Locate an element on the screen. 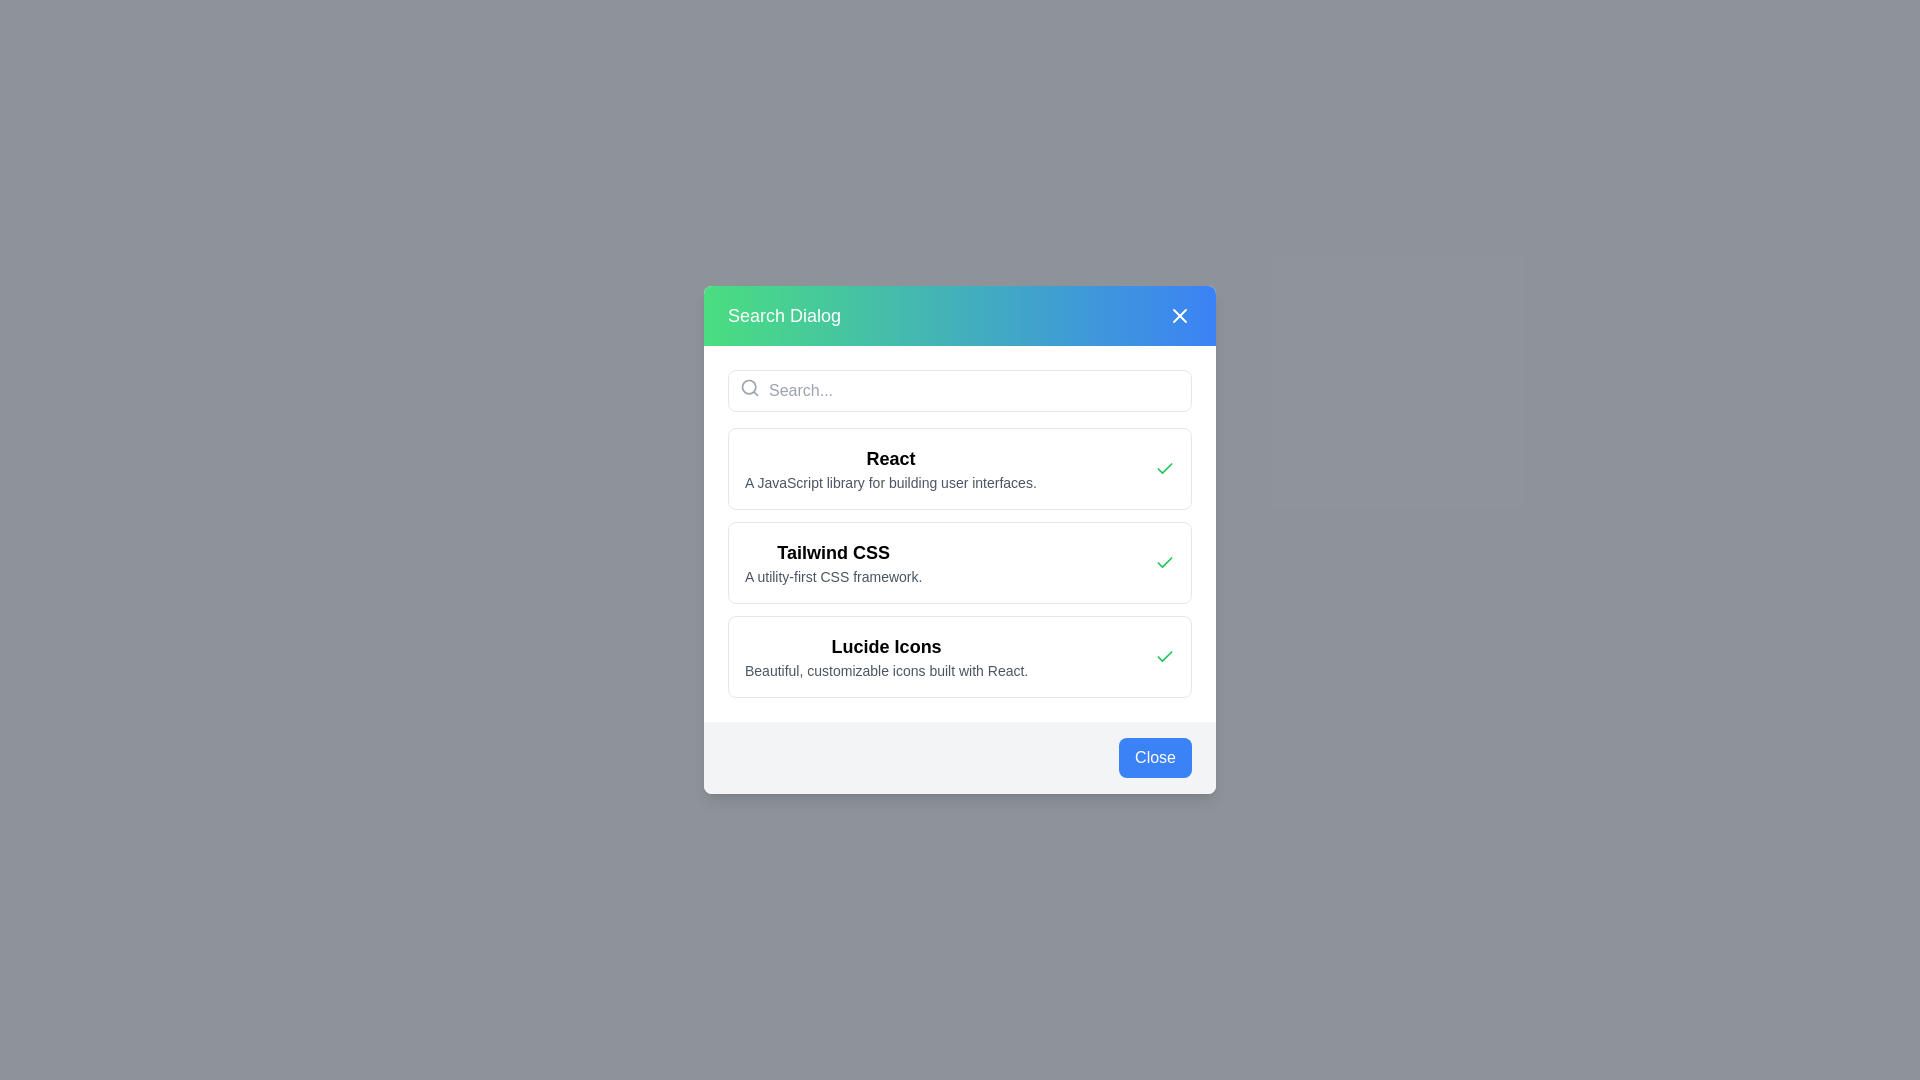 Image resolution: width=1920 pixels, height=1080 pixels. the 'Close' button, which is a rectangular button with white text on a blue background, located at the bottom-right corner of the modal dialogue box is located at coordinates (1155, 758).